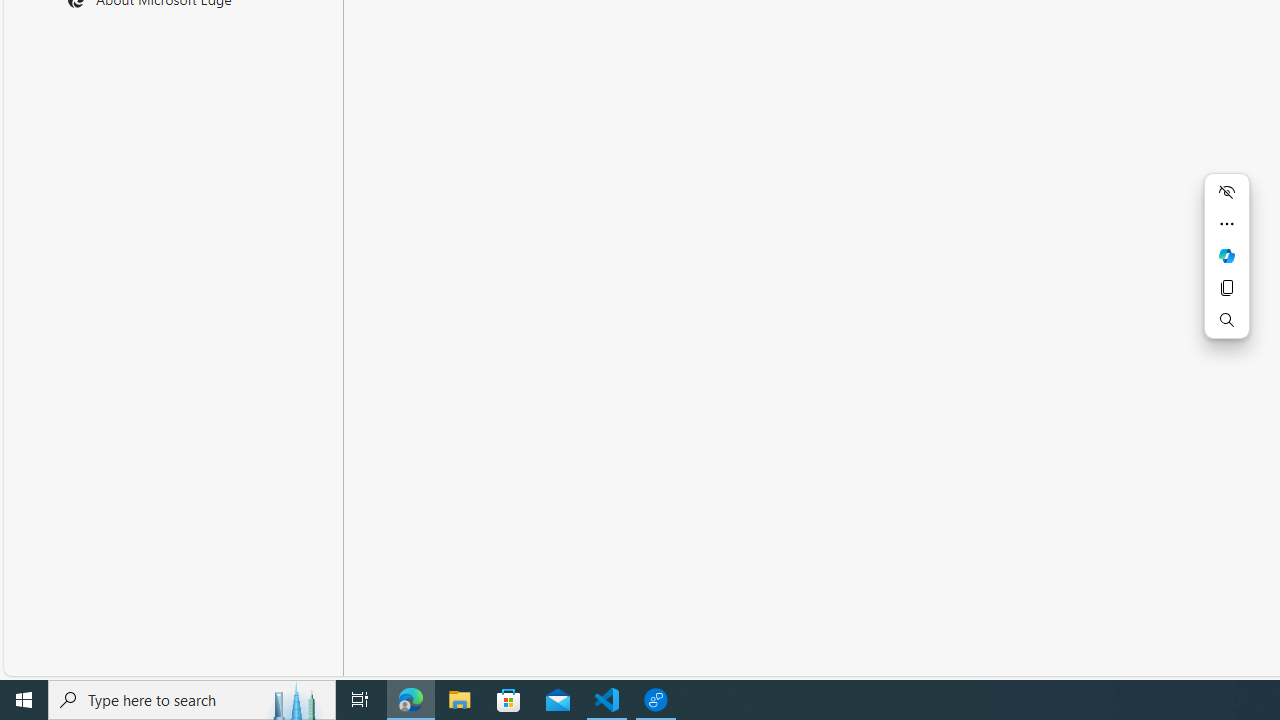  What do you see at coordinates (1225, 288) in the screenshot?
I see `'Copy'` at bounding box center [1225, 288].